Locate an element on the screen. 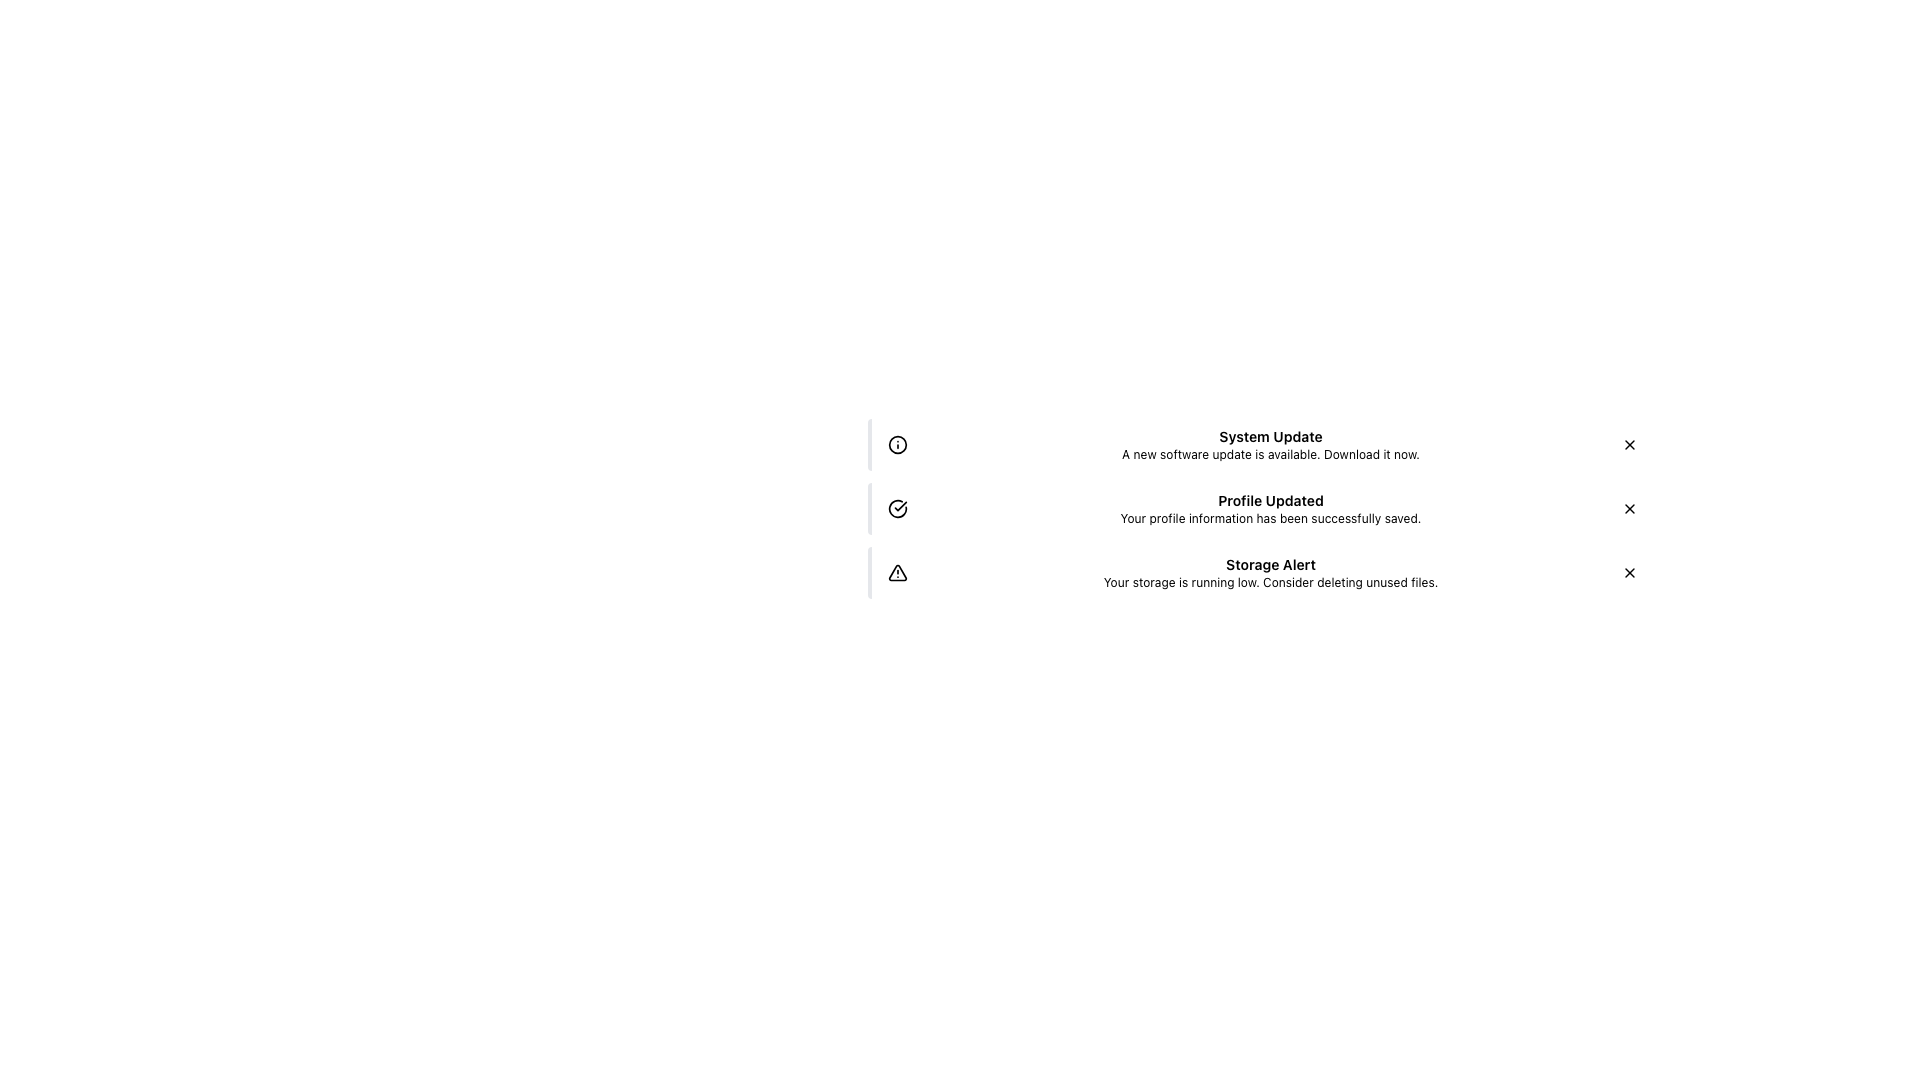 This screenshot has height=1080, width=1920. the alert icon indicating a 'Storage Alert' notification, which is positioned to the left of the notification text is located at coordinates (896, 573).